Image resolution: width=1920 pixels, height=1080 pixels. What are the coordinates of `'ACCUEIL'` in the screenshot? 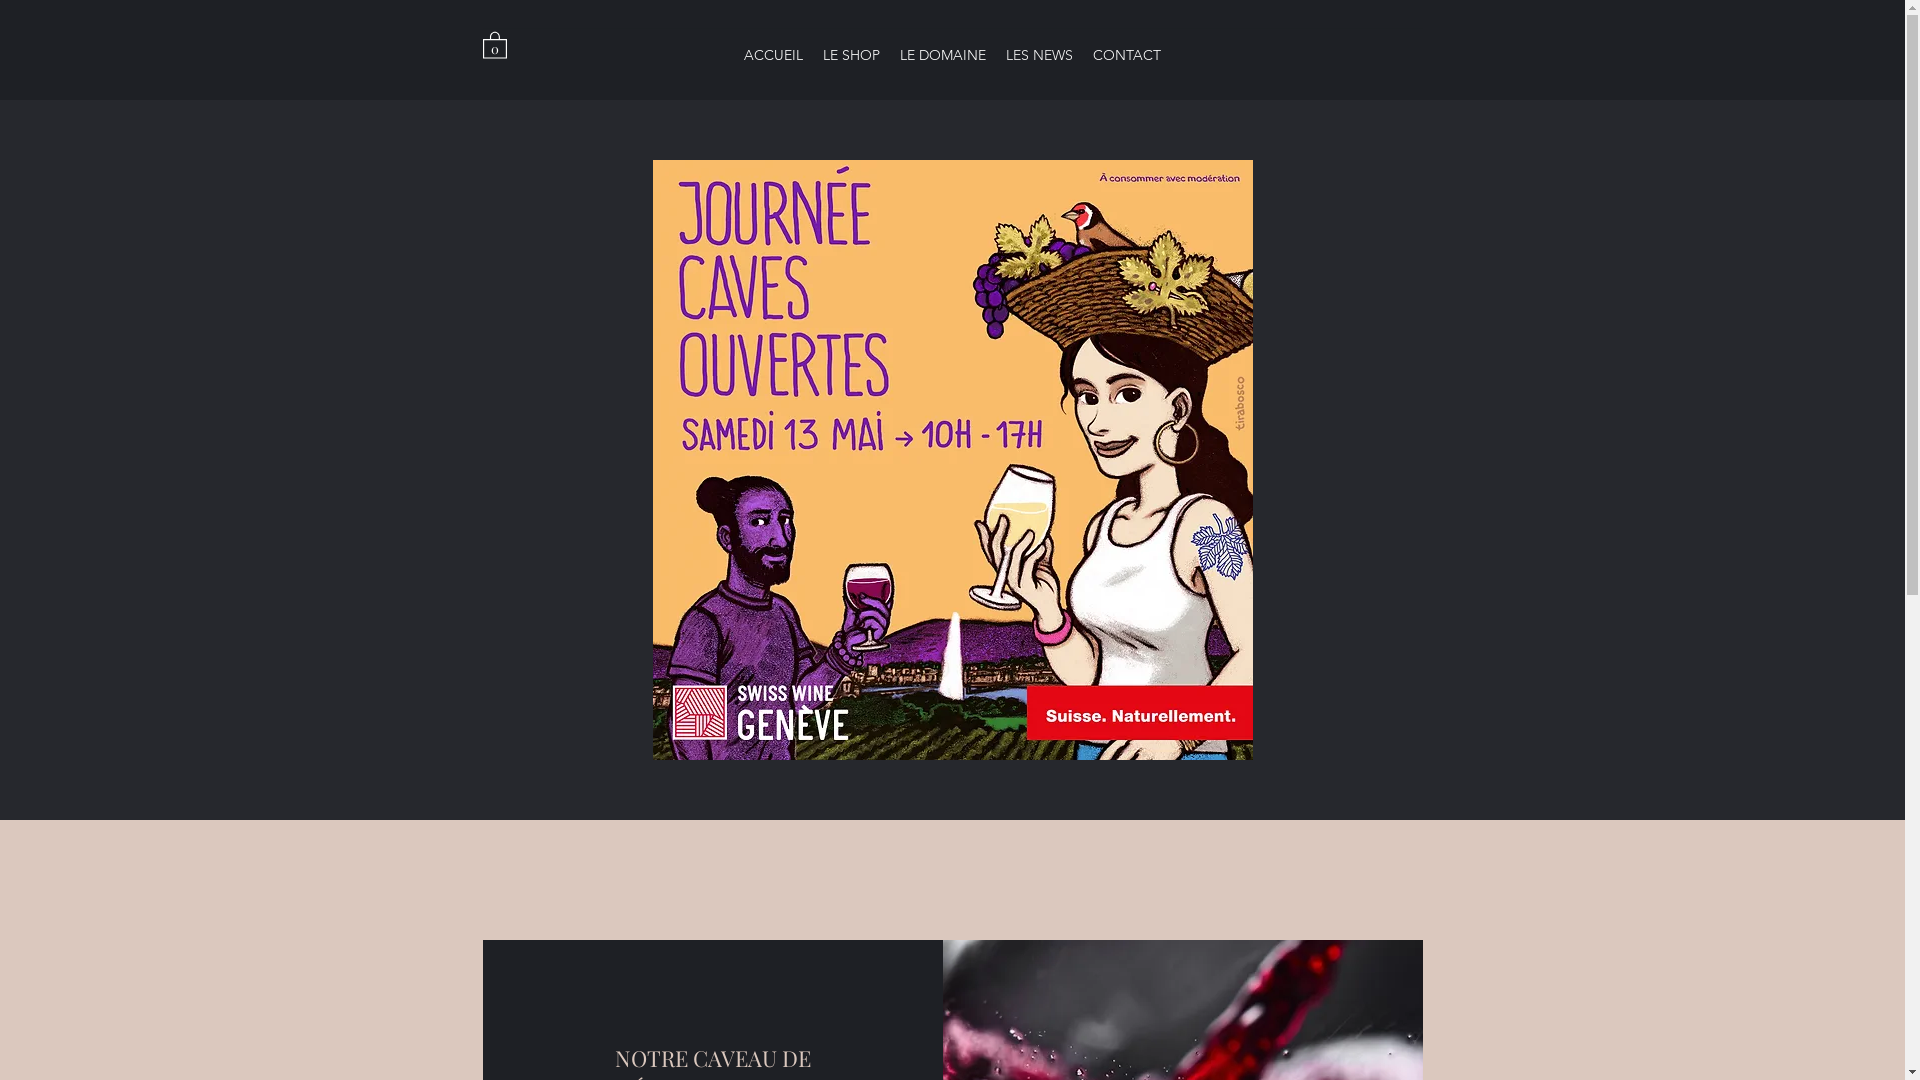 It's located at (772, 53).